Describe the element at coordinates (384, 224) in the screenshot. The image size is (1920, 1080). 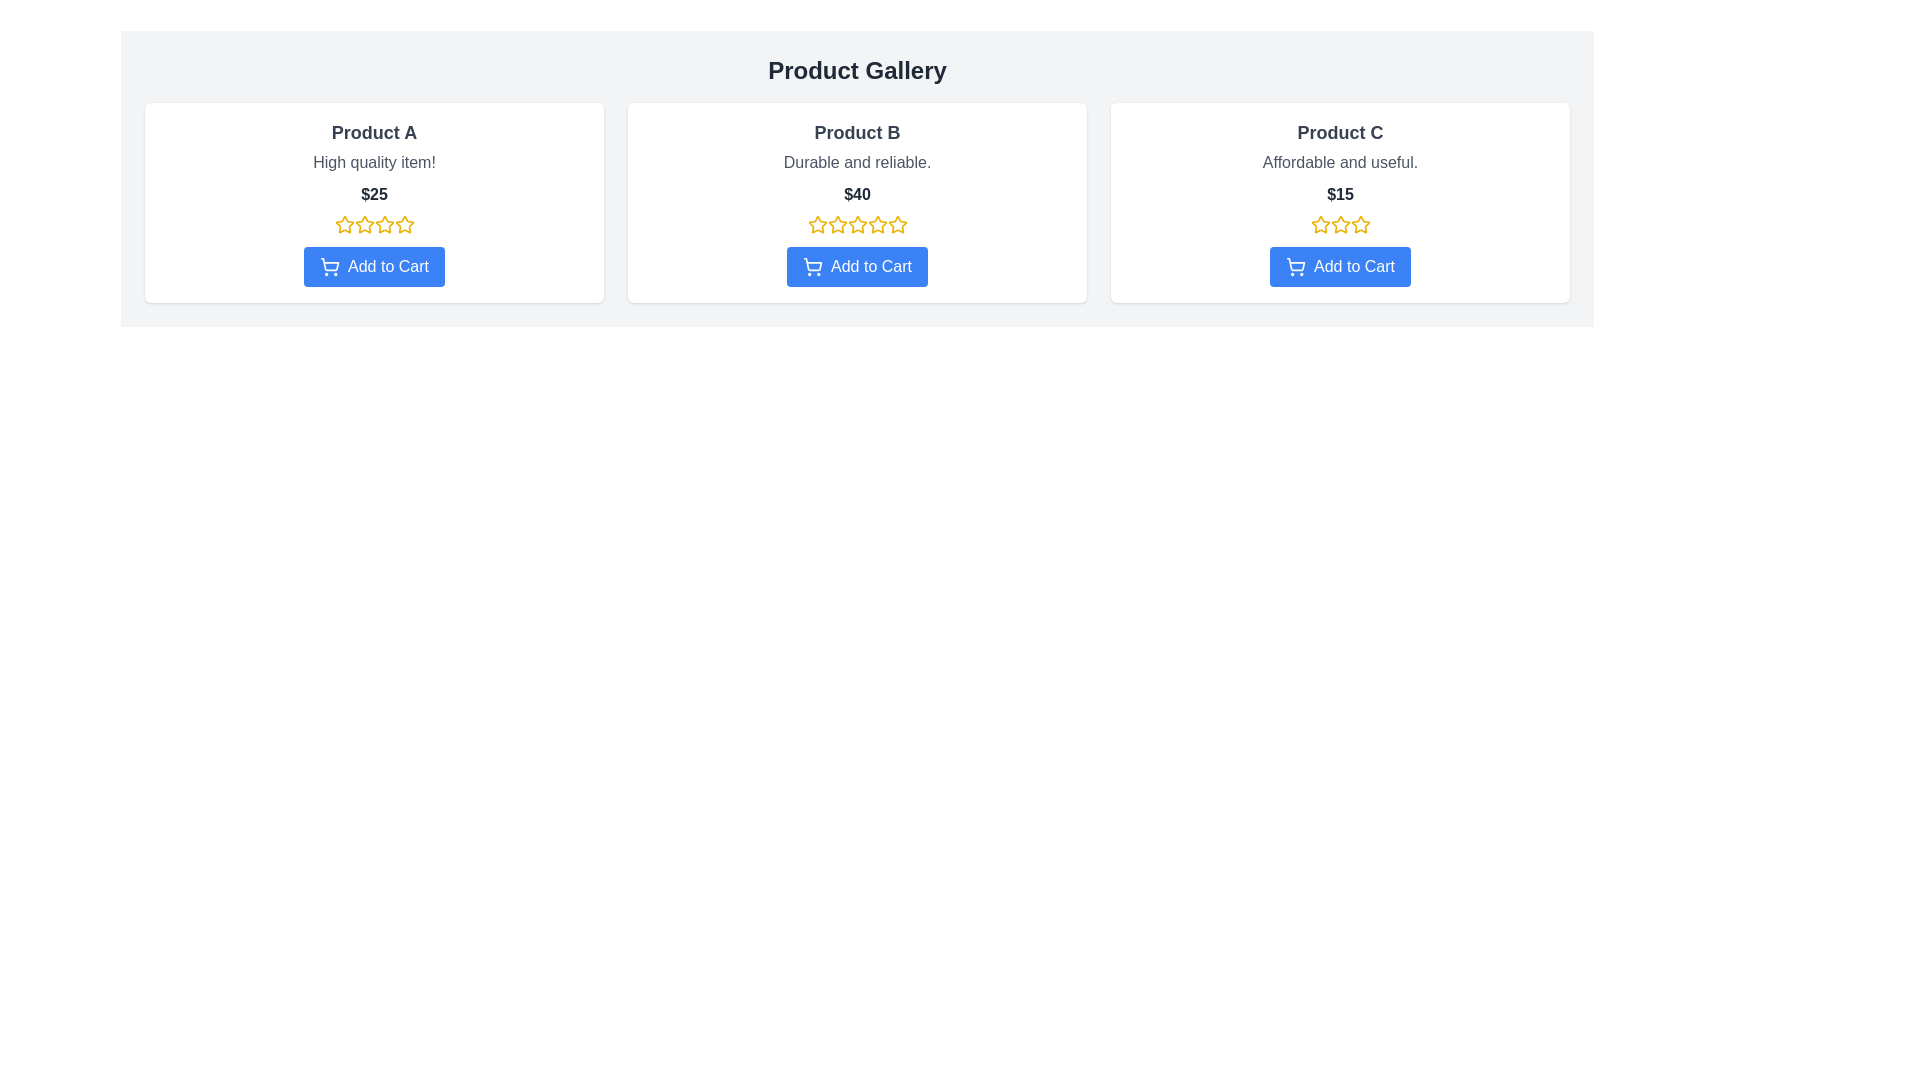
I see `the fourth star in the star-based rating system for Product A` at that location.